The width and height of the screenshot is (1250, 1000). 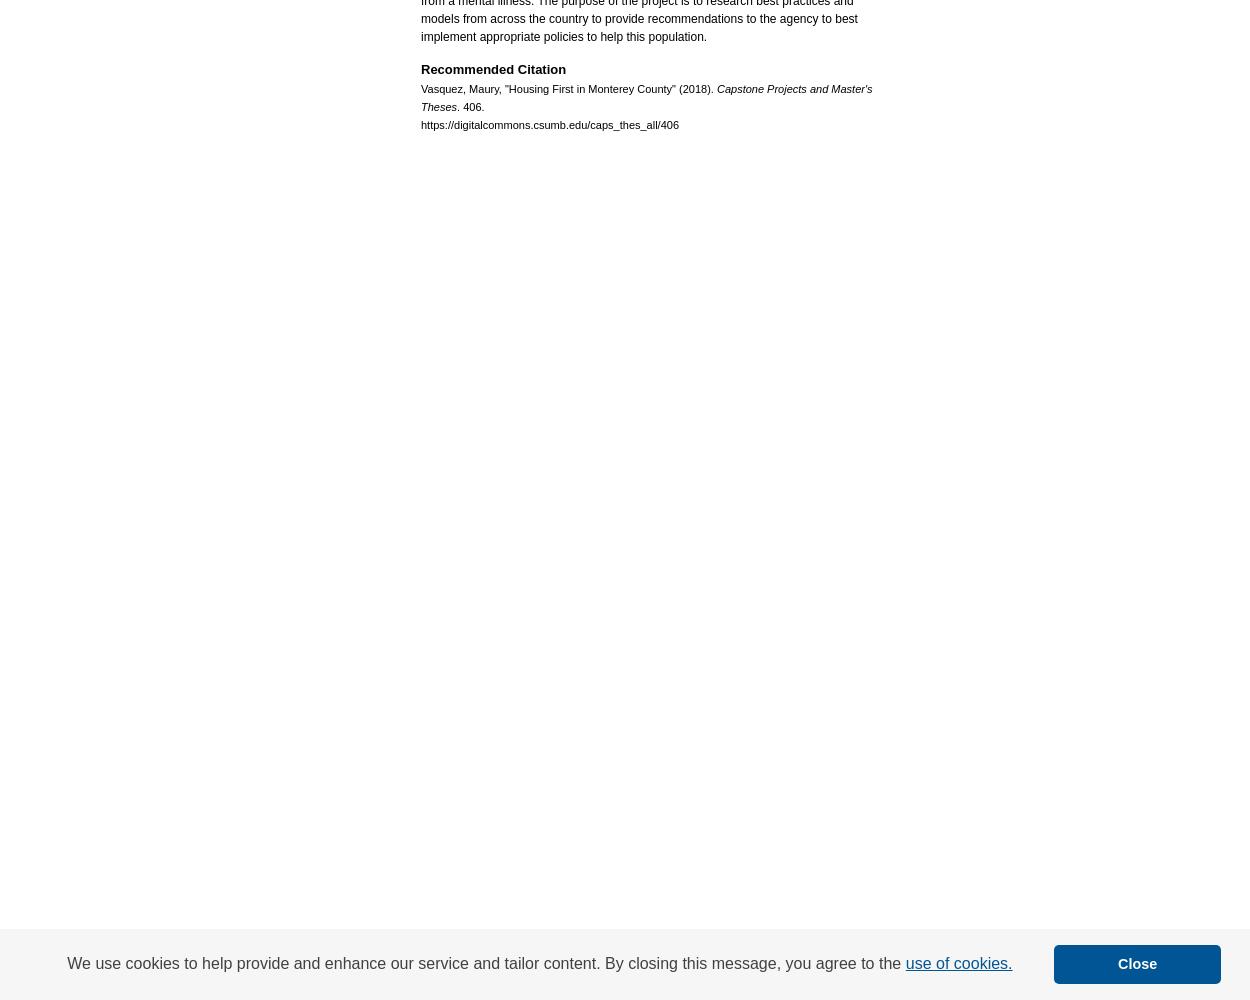 What do you see at coordinates (479, 948) in the screenshot?
I see `'About'` at bounding box center [479, 948].